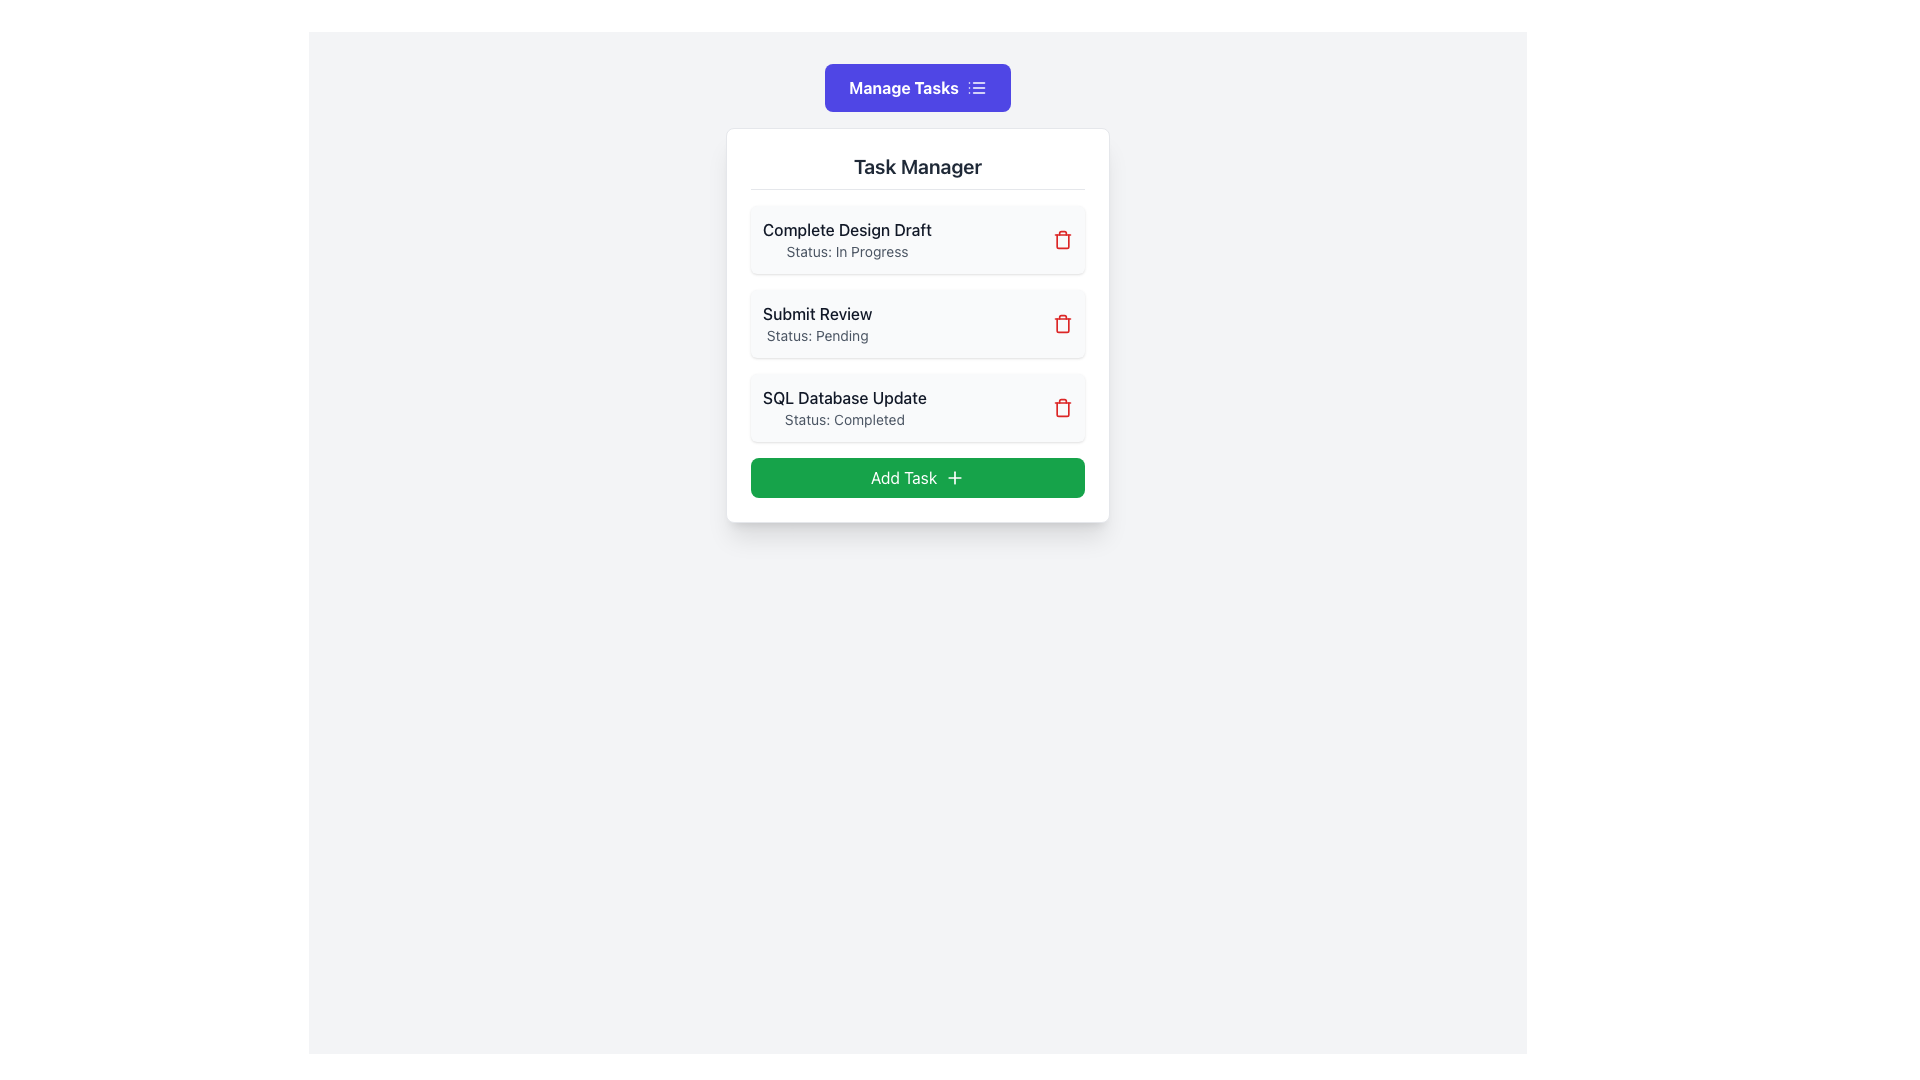  I want to click on the 'Add Task' button located at the bottom of the 'Task Manager' panel, so click(916, 478).